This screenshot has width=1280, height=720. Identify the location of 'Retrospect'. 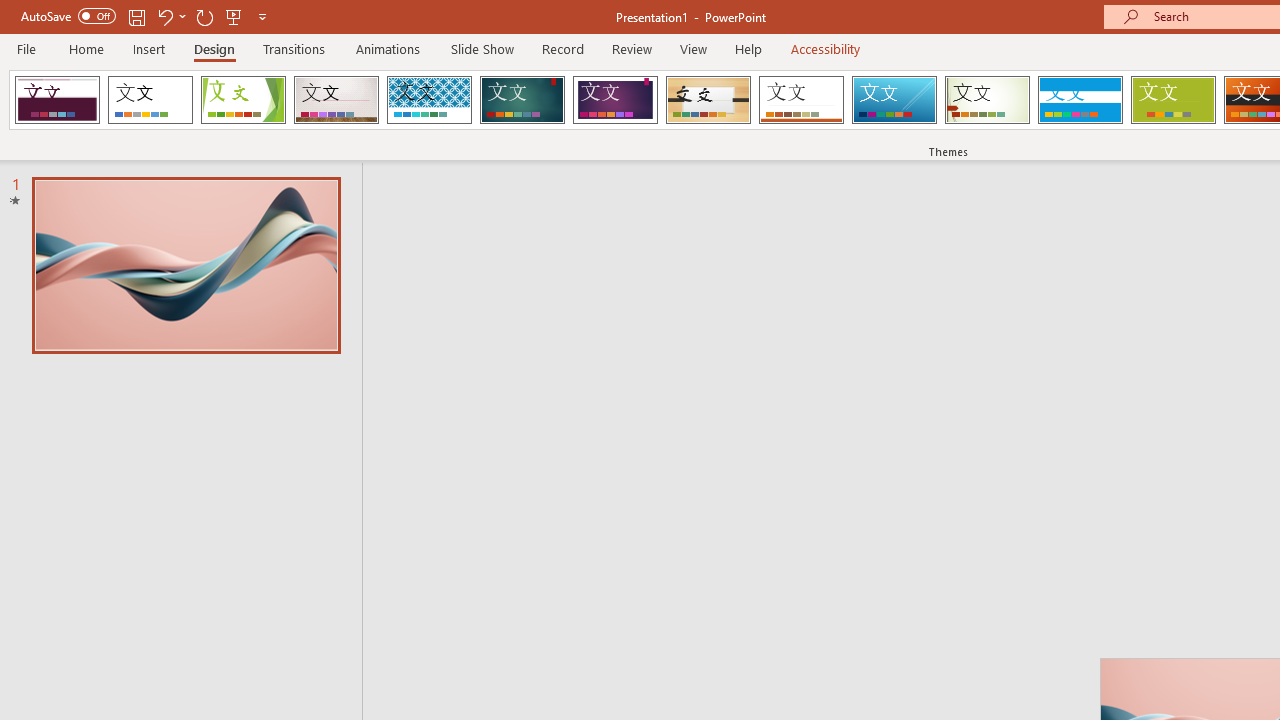
(801, 100).